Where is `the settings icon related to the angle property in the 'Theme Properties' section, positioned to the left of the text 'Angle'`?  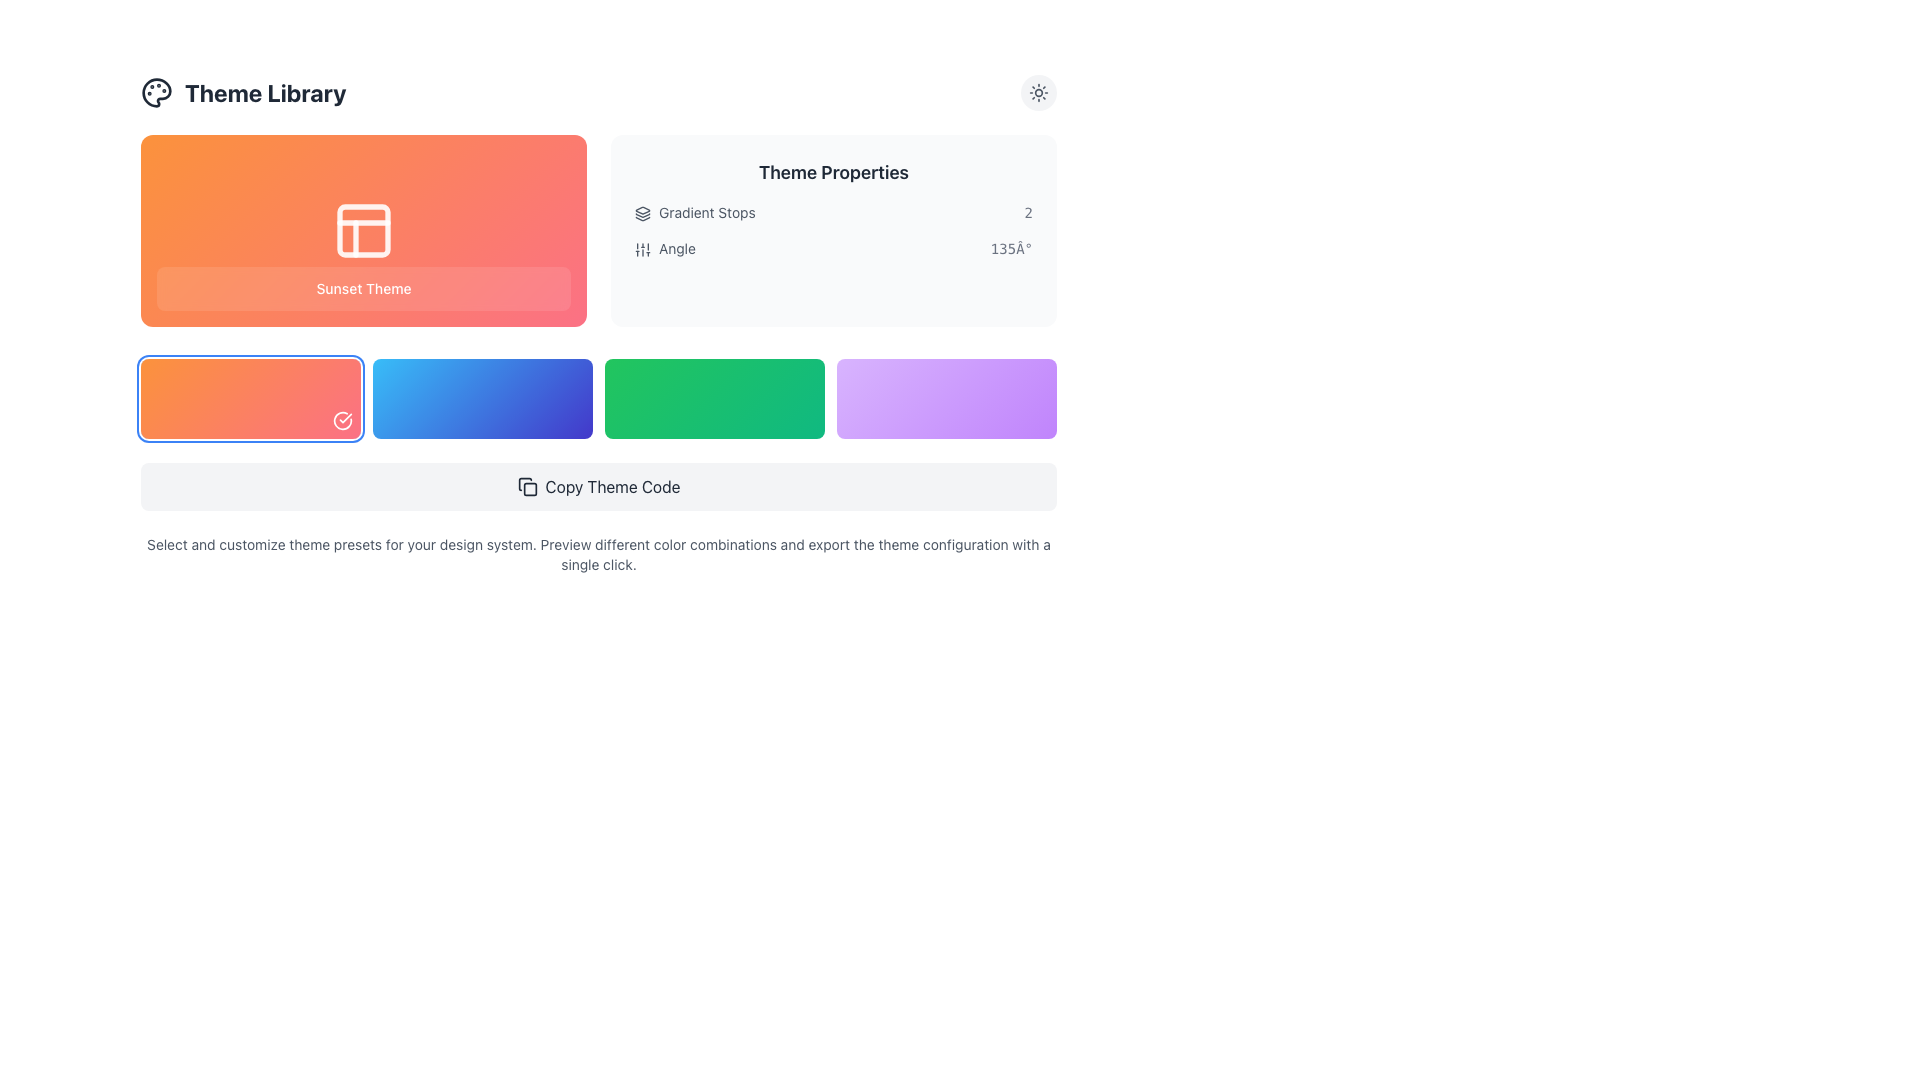 the settings icon related to the angle property in the 'Theme Properties' section, positioned to the left of the text 'Angle' is located at coordinates (643, 249).